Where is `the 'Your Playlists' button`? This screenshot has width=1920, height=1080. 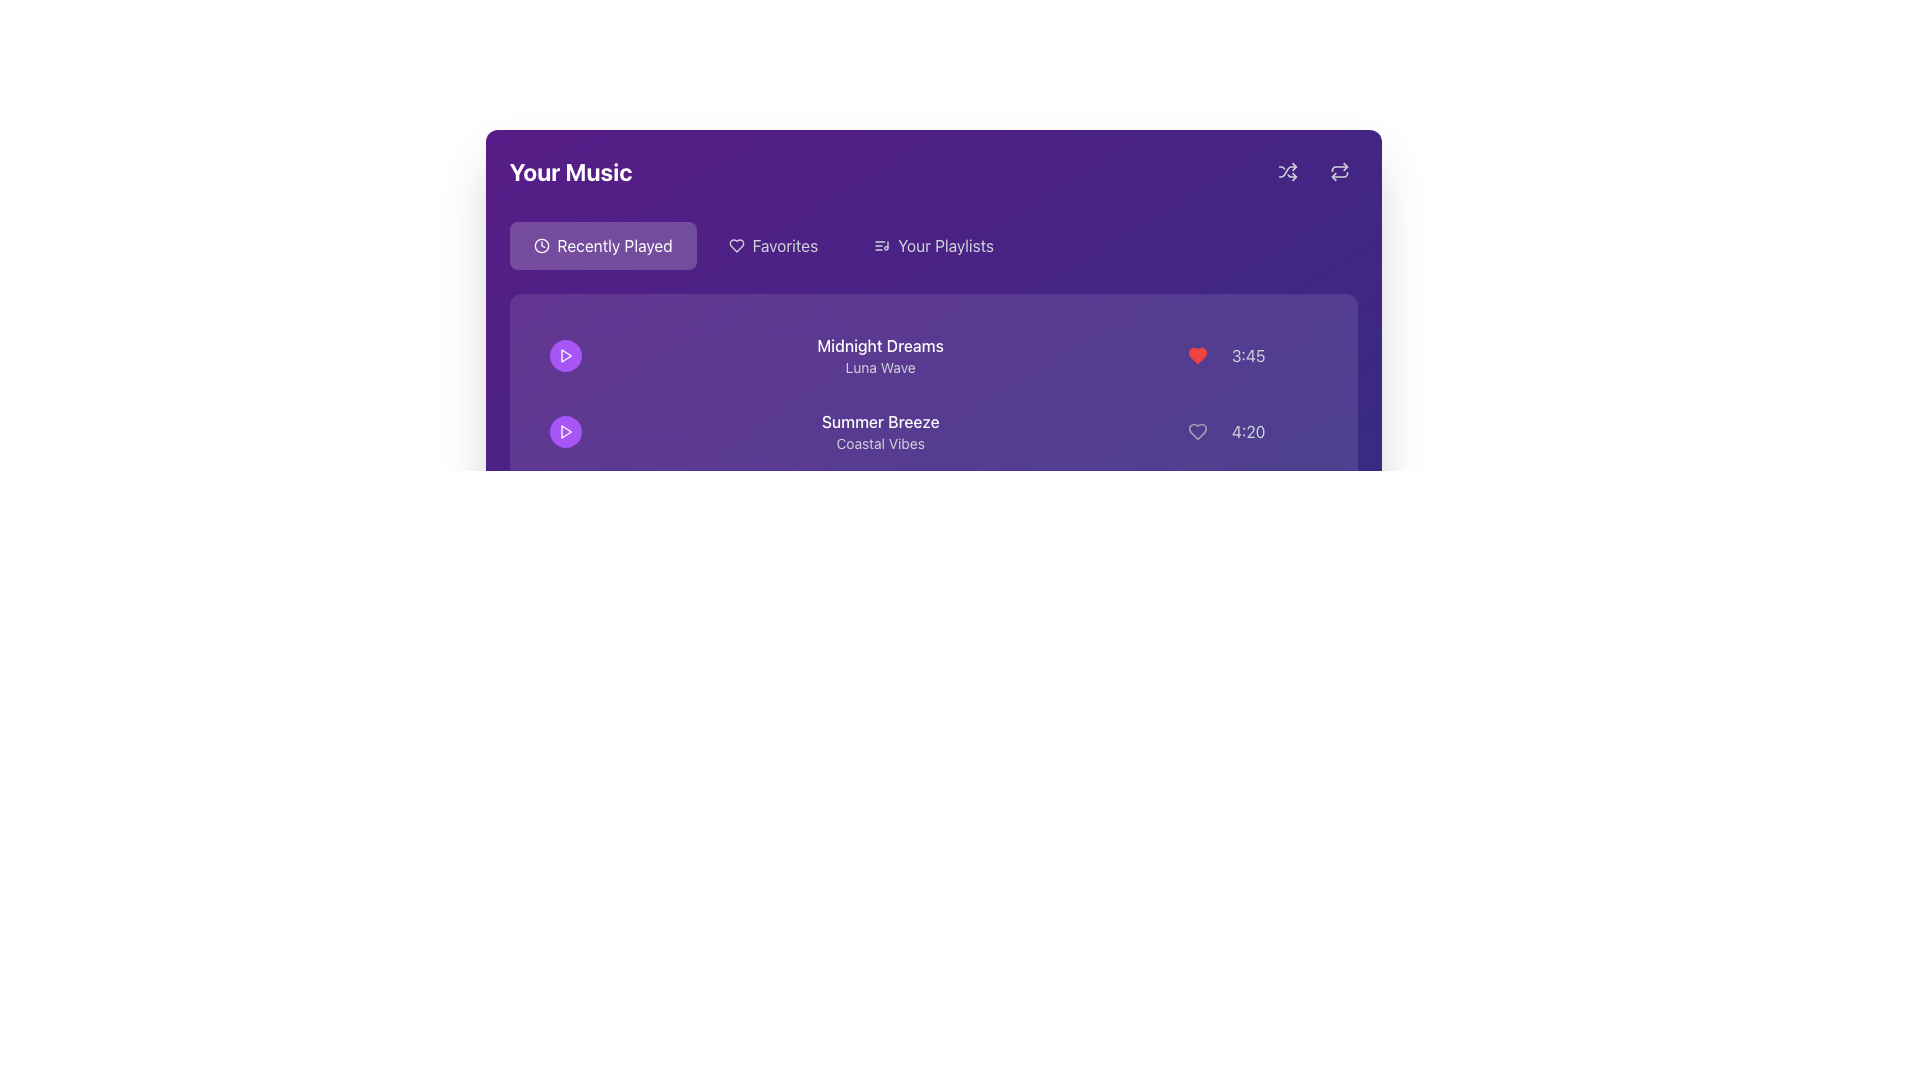 the 'Your Playlists' button is located at coordinates (933, 245).